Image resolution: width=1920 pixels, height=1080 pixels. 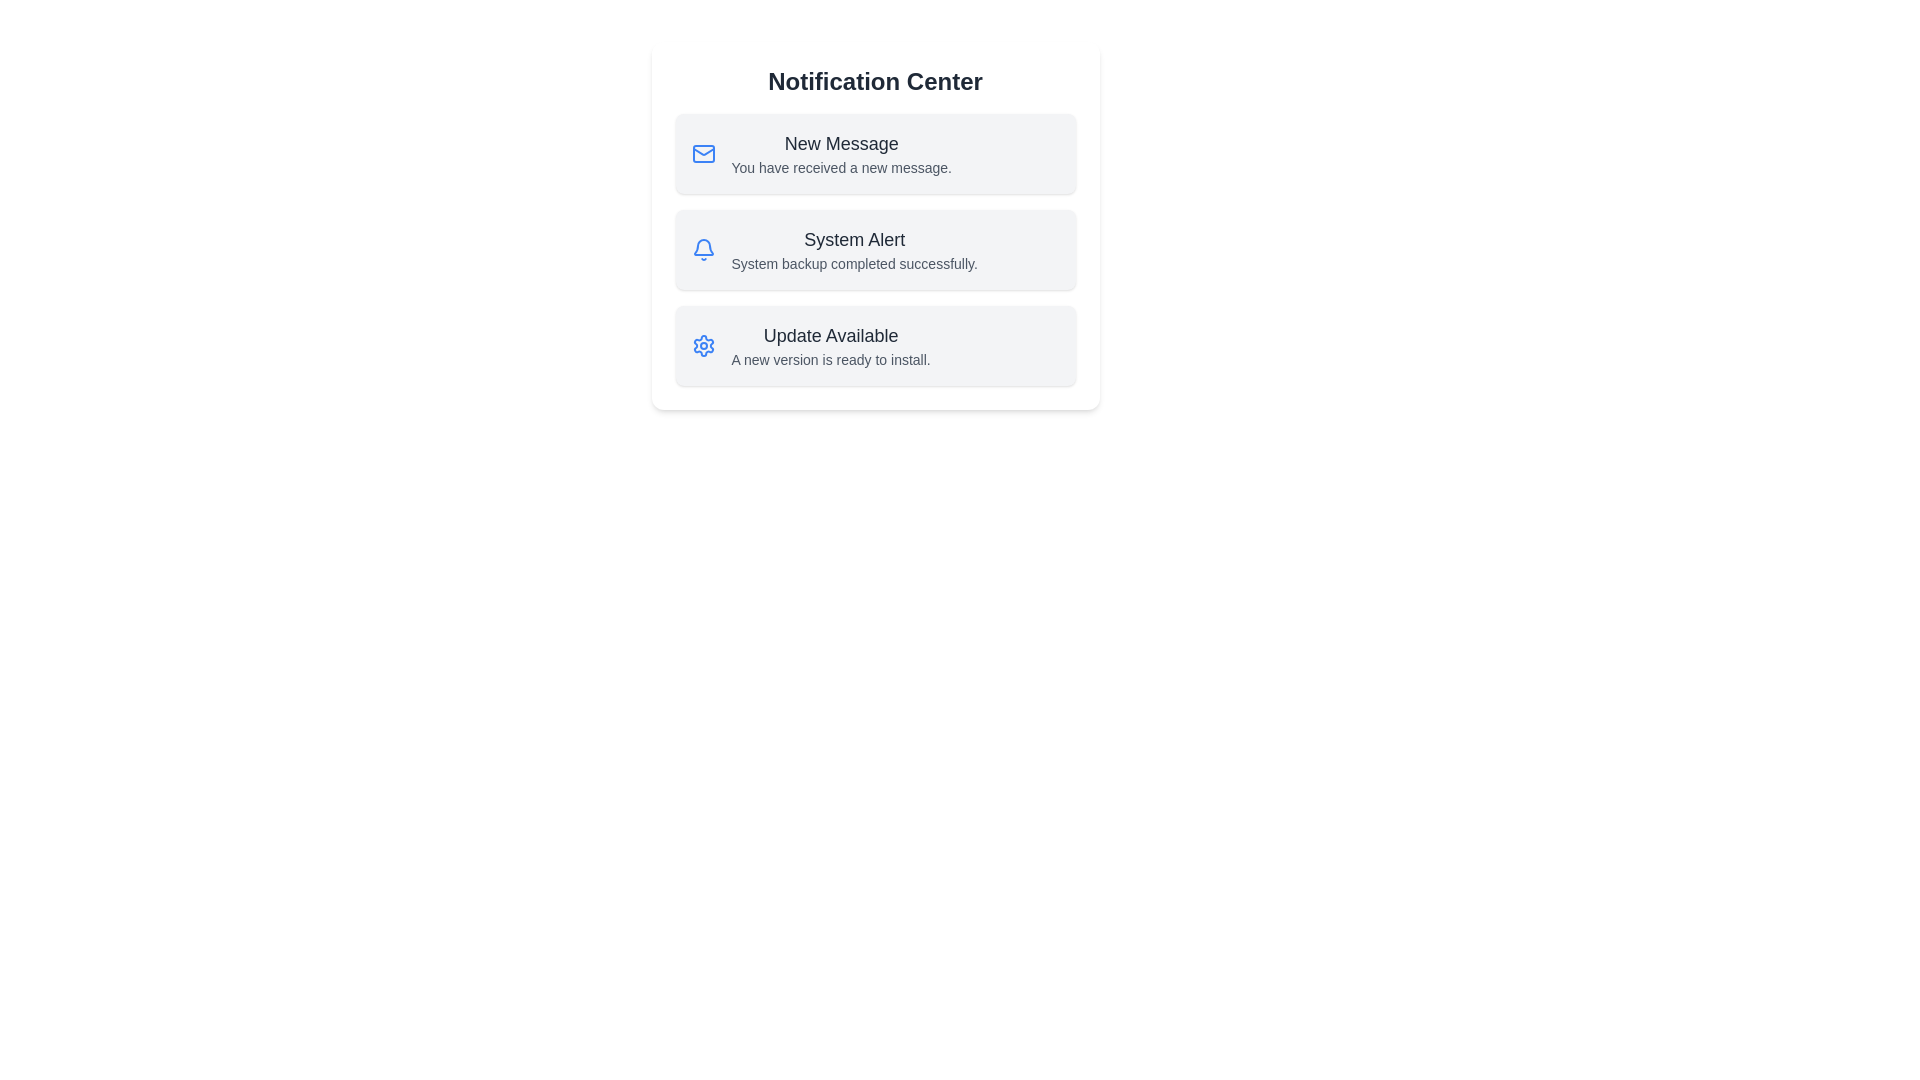 I want to click on descriptive text label indicating that a system backup has been completed successfully, located directly below the 'System Alert' heading in the 'Notification Center.', so click(x=854, y=262).